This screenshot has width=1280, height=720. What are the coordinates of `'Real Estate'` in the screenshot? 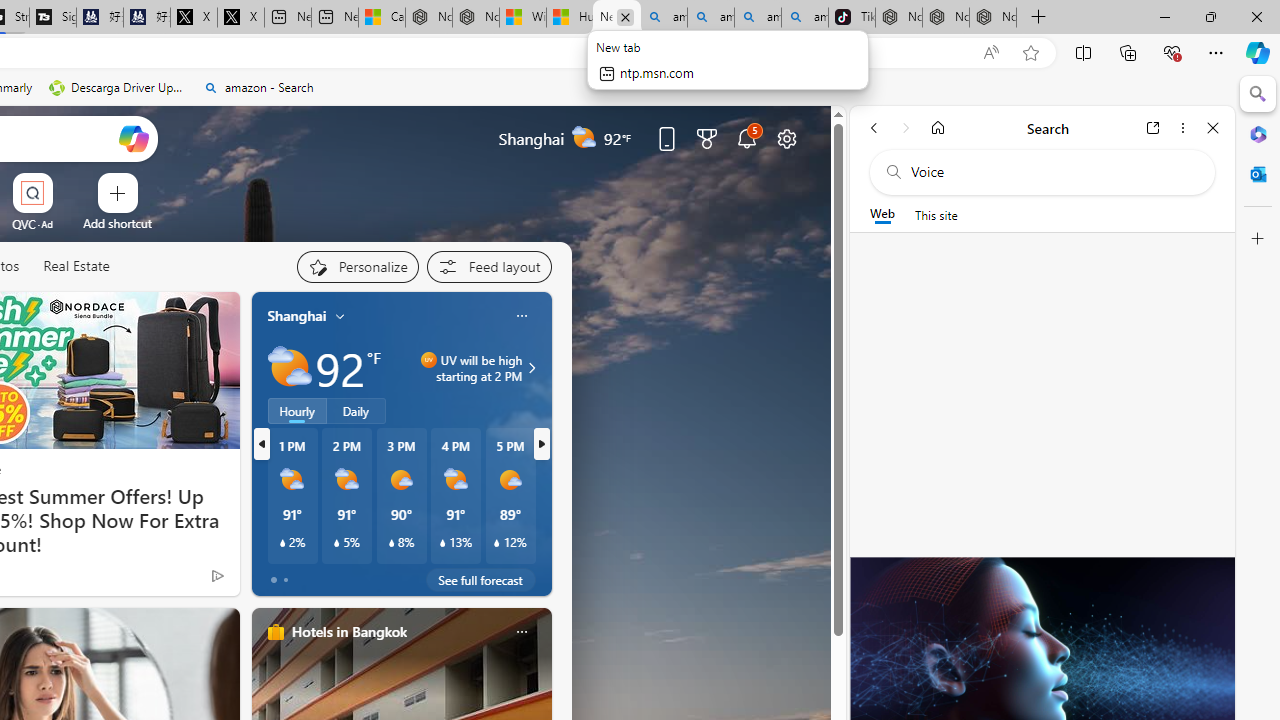 It's located at (76, 265).